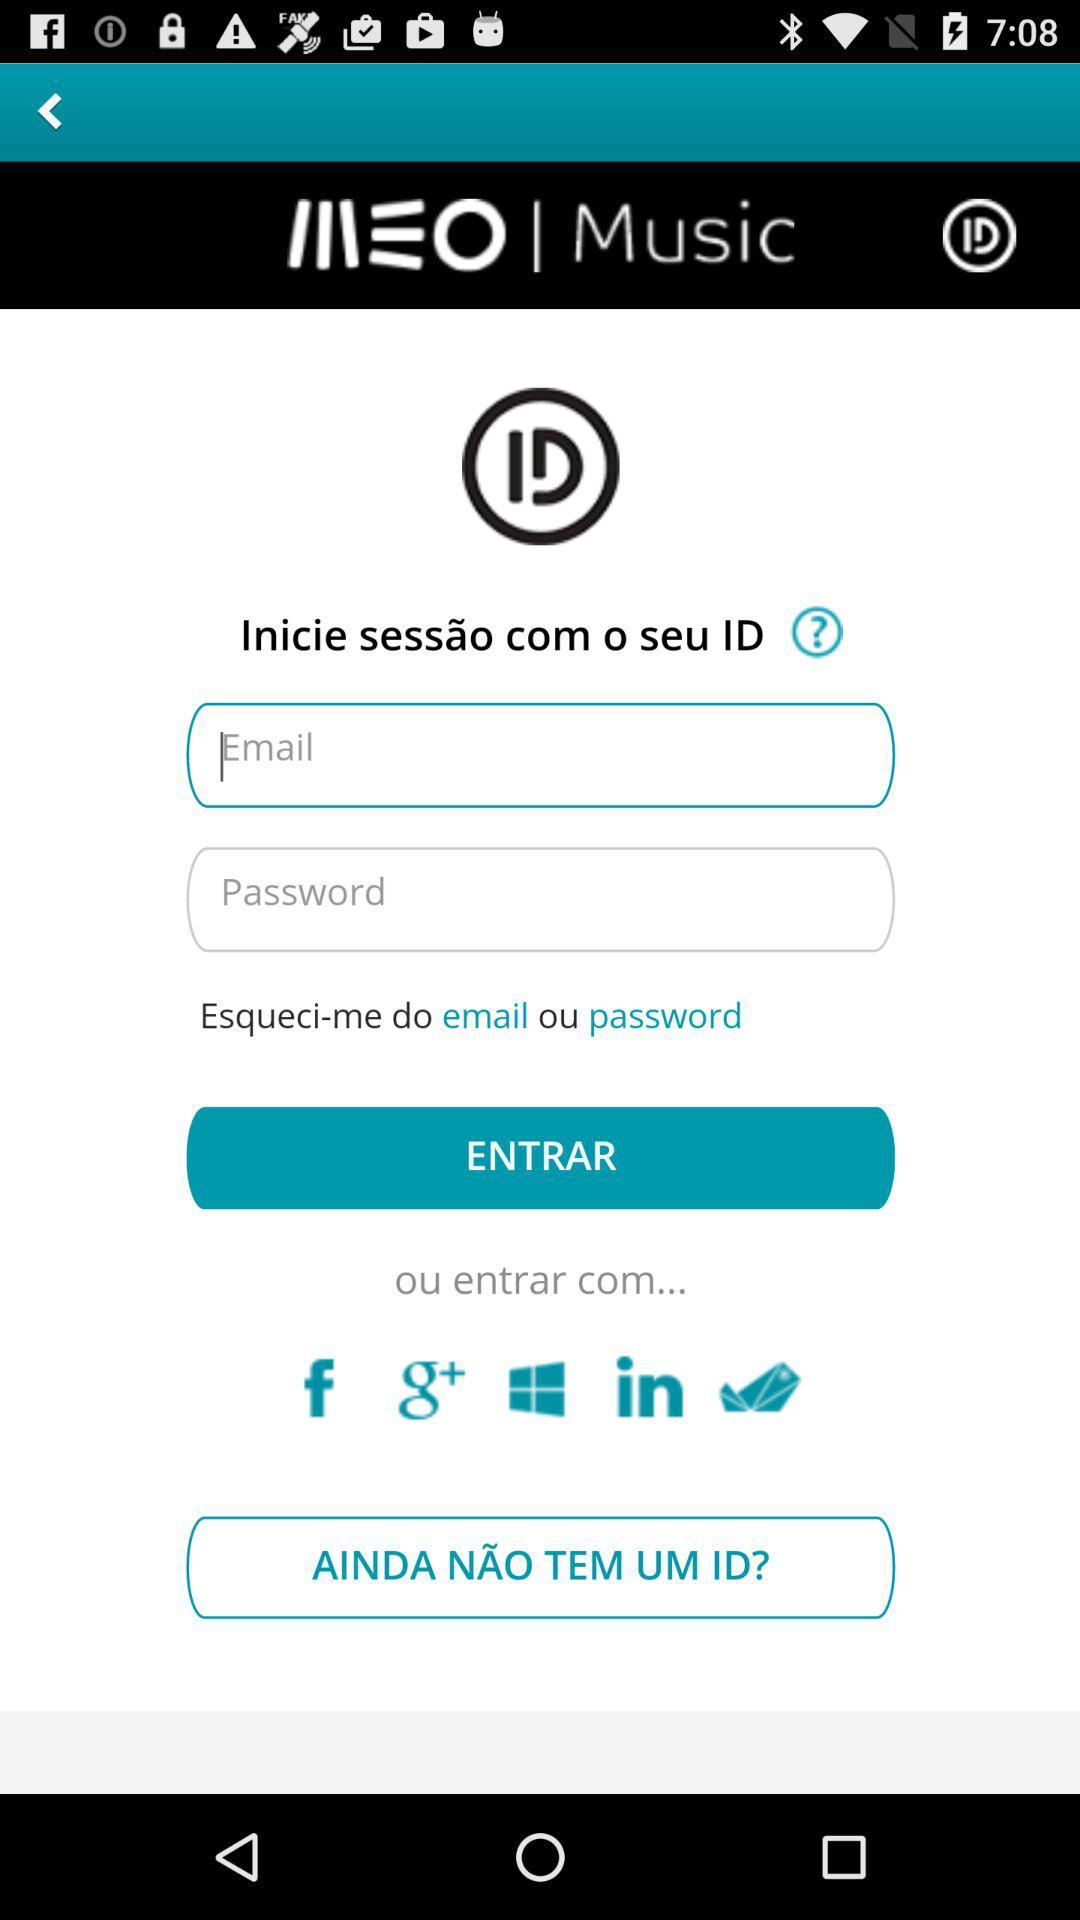 This screenshot has height=1920, width=1080. What do you see at coordinates (48, 119) in the screenshot?
I see `the arrow_backward icon` at bounding box center [48, 119].